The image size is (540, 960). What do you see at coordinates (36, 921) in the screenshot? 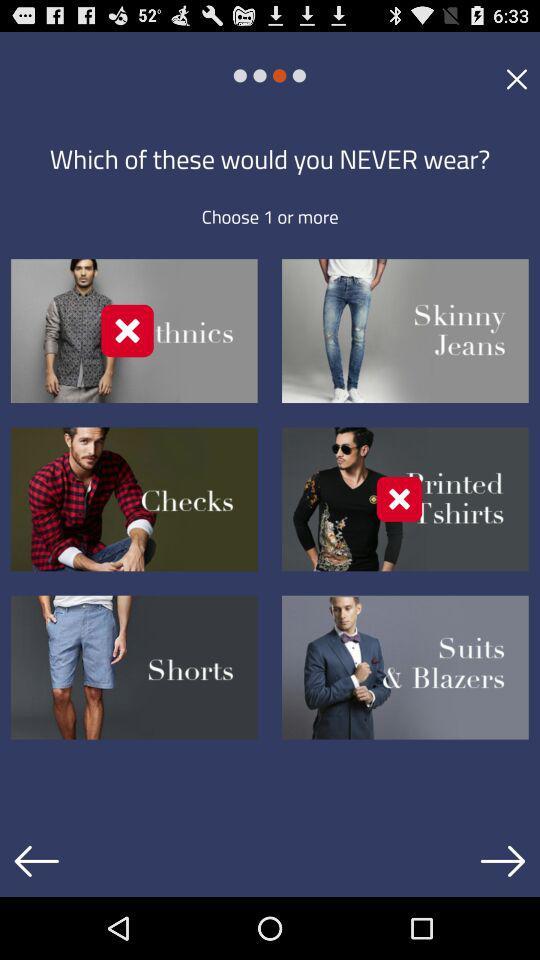
I see `the arrow_backward icon` at bounding box center [36, 921].